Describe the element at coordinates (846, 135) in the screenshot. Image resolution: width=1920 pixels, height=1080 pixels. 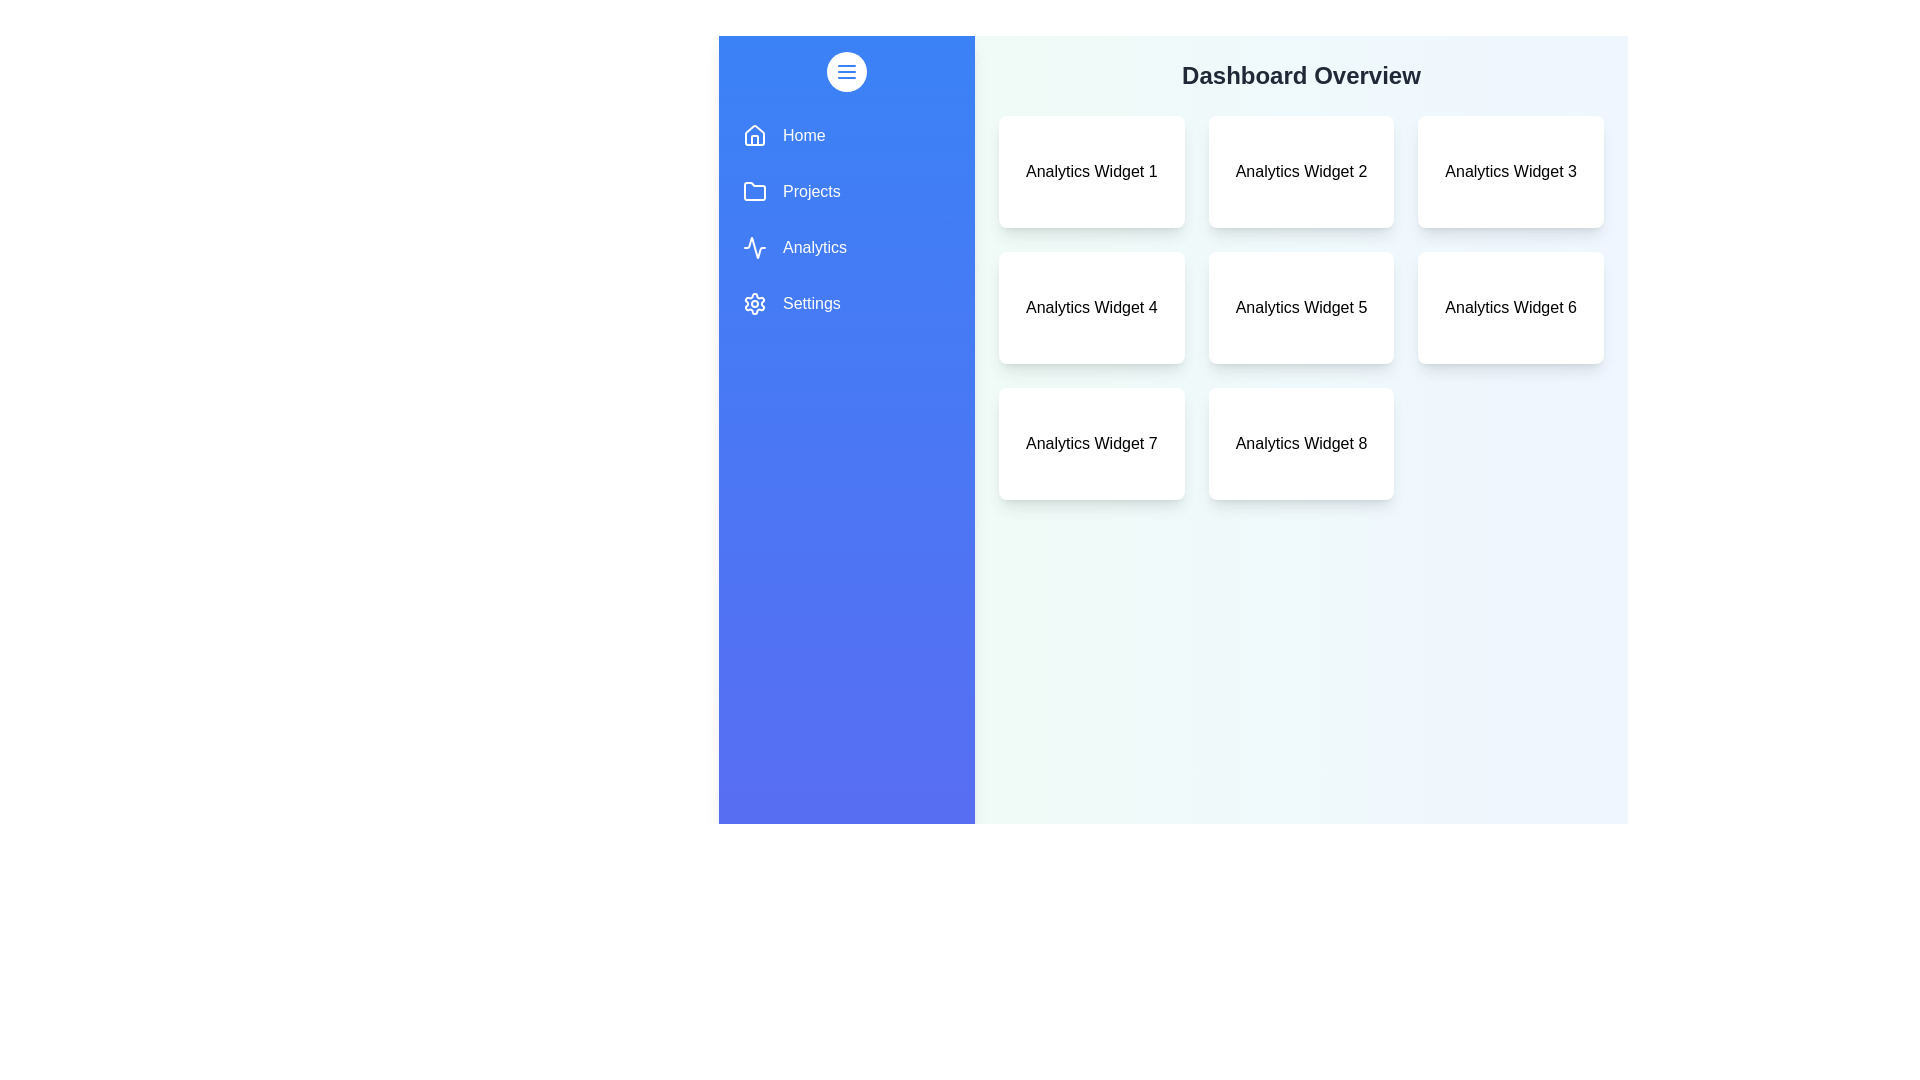
I see `the menu item Home from the drawer menu` at that location.